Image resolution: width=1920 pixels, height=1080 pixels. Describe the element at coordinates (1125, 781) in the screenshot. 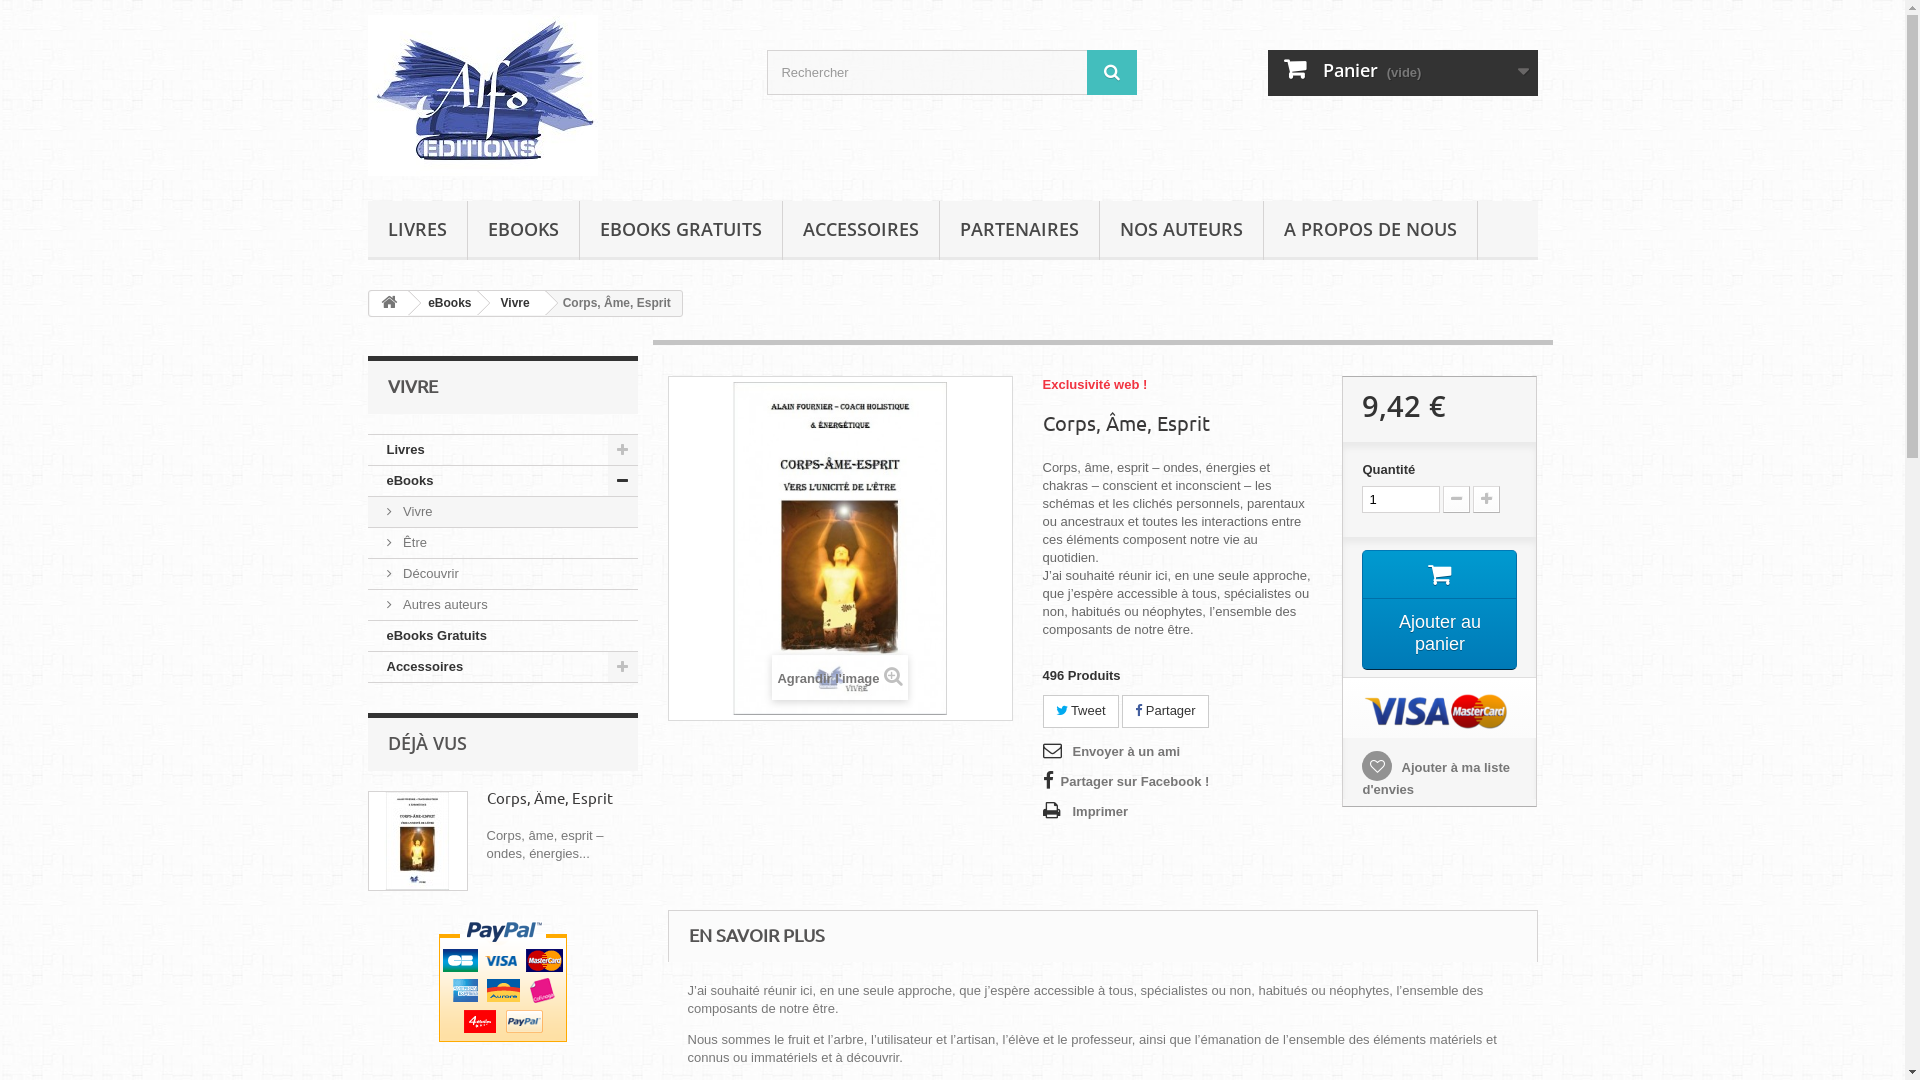

I see `'Partager sur Facebook !'` at that location.